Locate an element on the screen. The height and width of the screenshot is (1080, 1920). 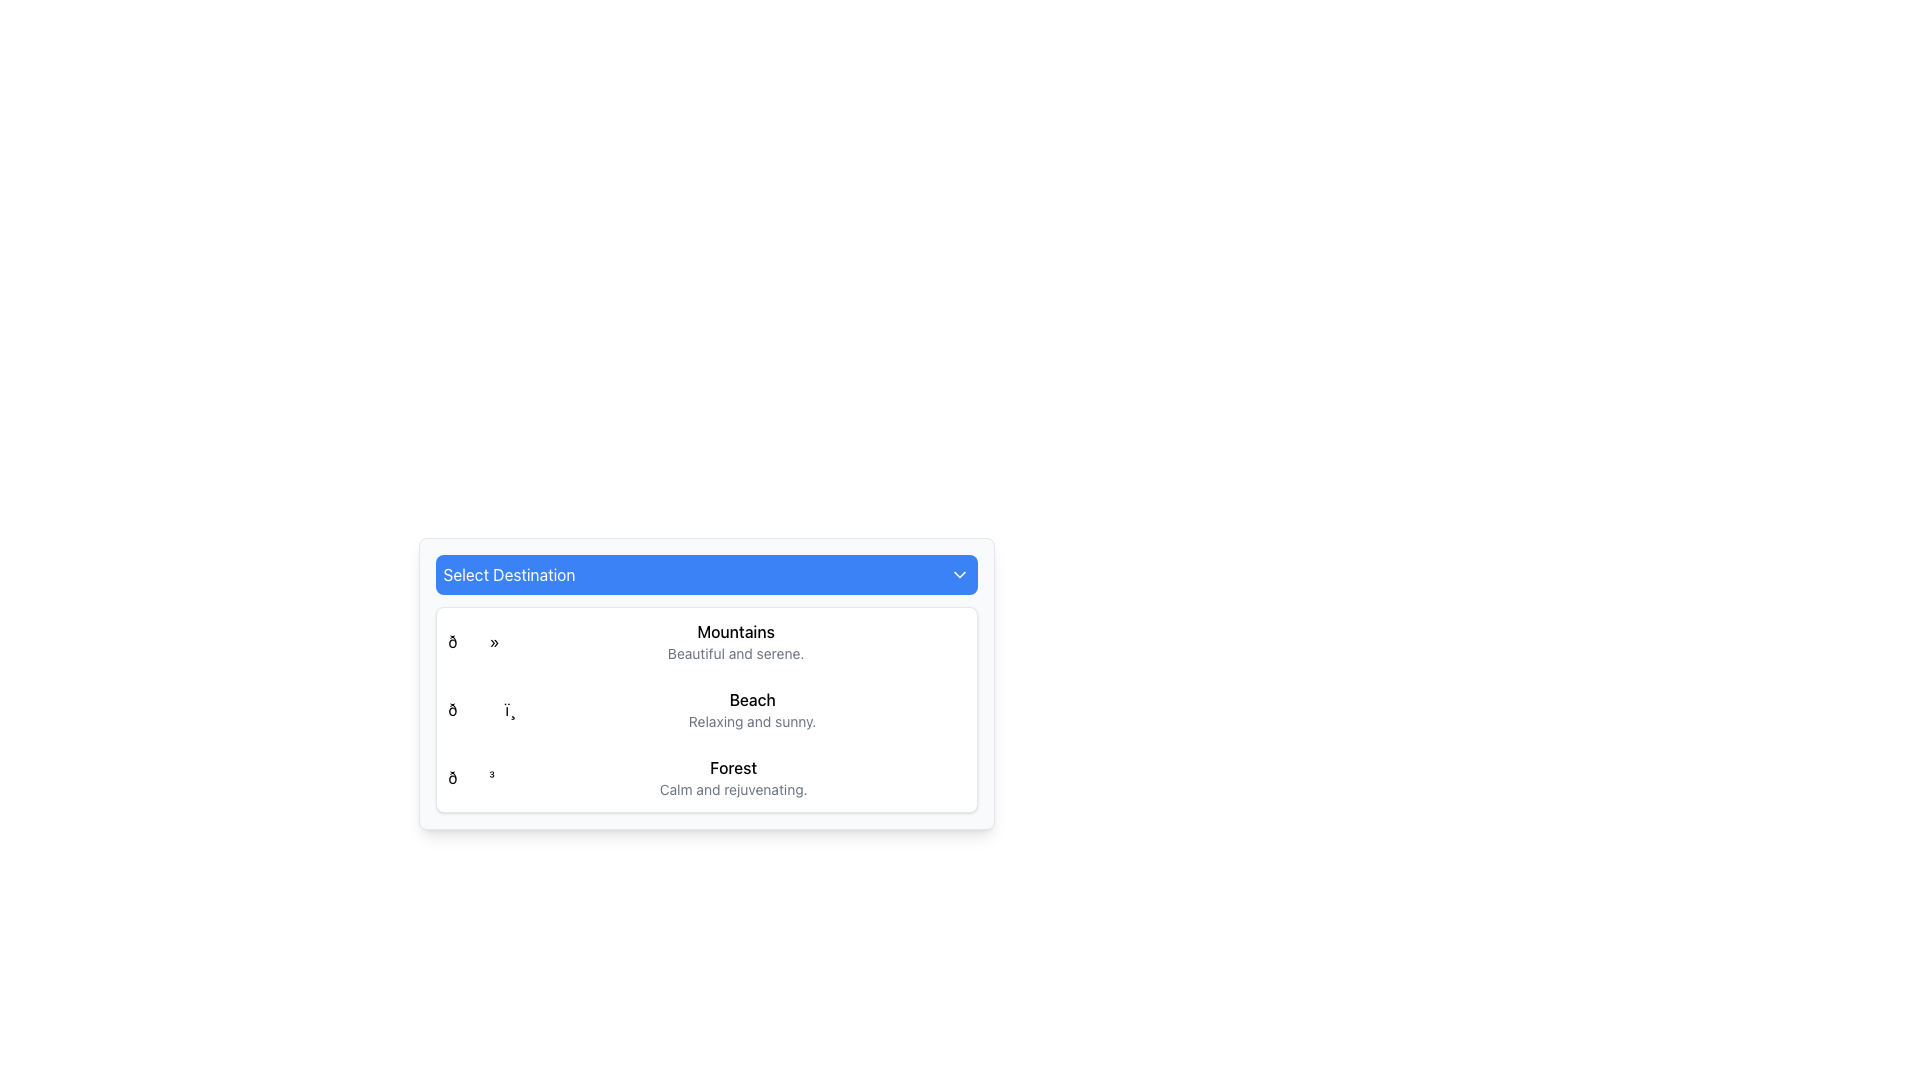
the selectable list item for 'Beach', which is the second option in the list is located at coordinates (706, 708).